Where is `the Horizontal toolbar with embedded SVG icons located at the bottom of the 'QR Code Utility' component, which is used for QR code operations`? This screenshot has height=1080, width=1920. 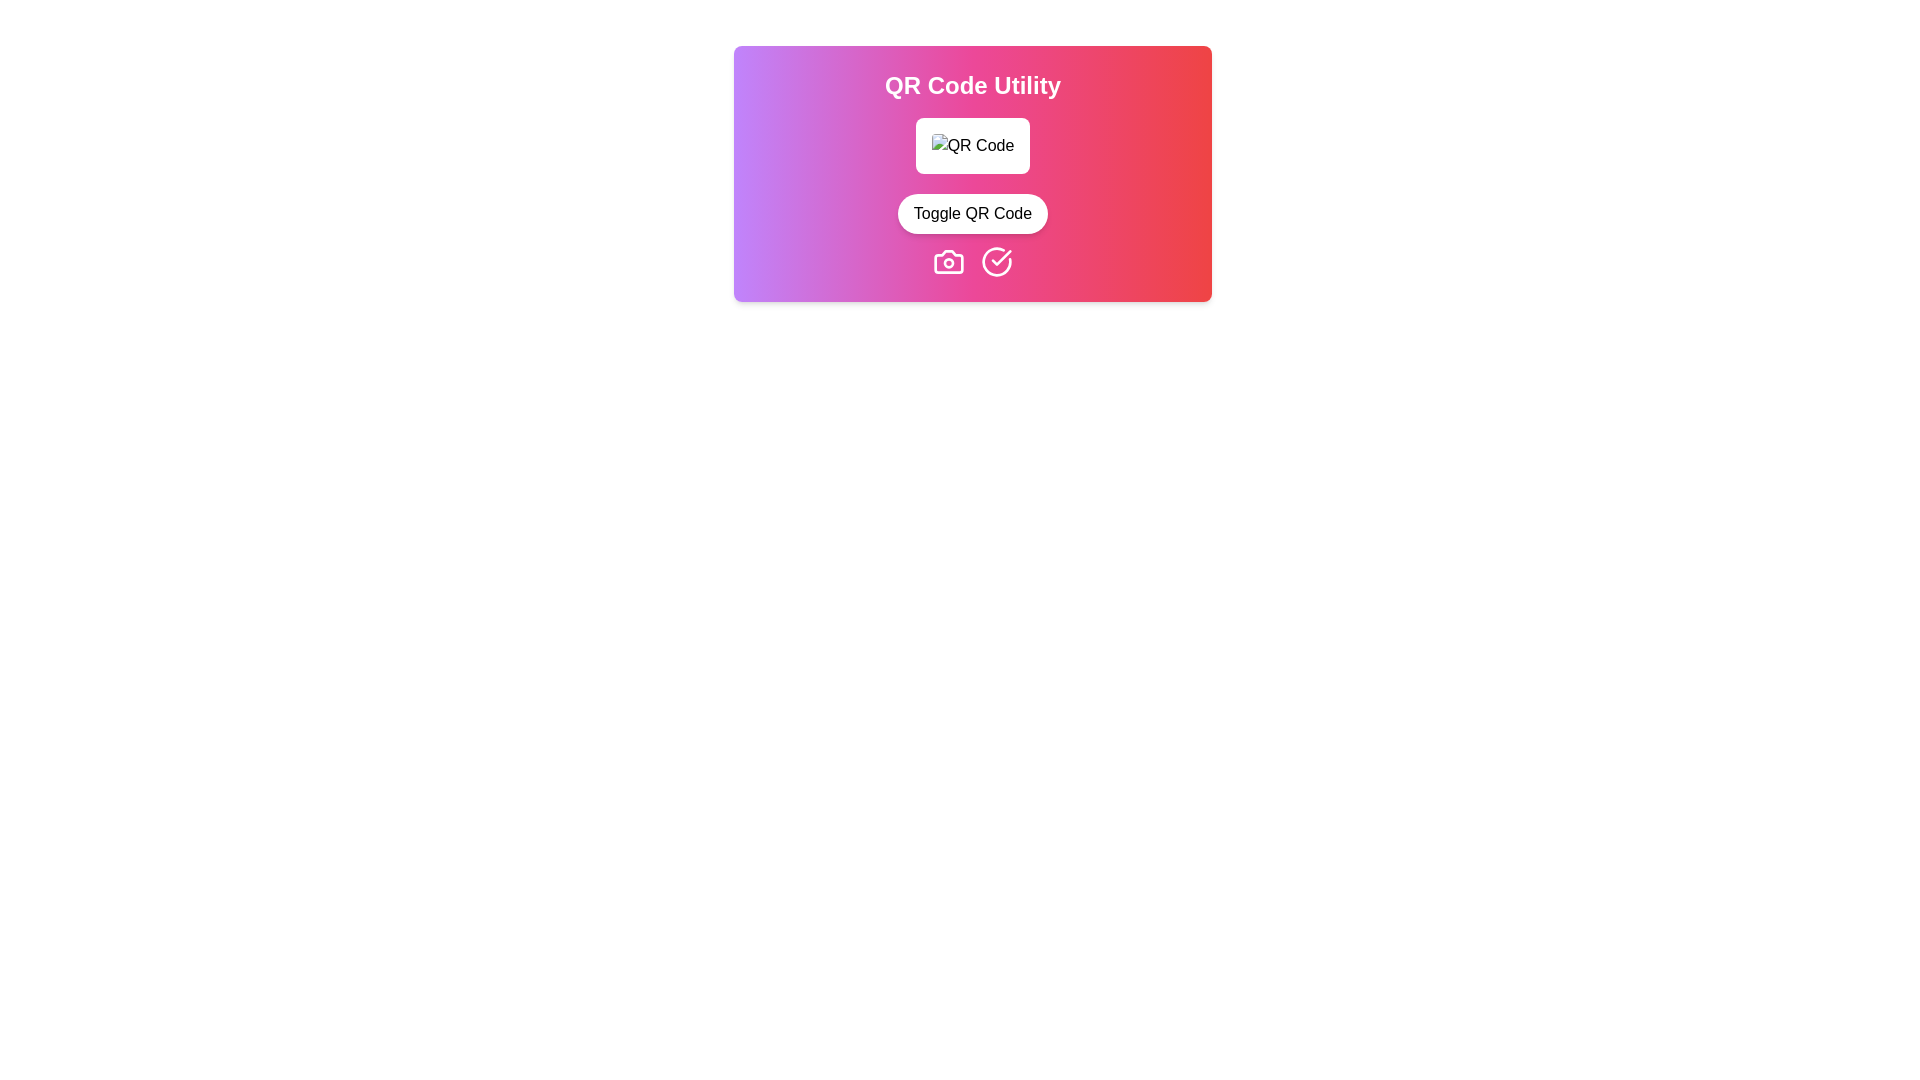
the Horizontal toolbar with embedded SVG icons located at the bottom of the 'QR Code Utility' component, which is used for QR code operations is located at coordinates (973, 261).